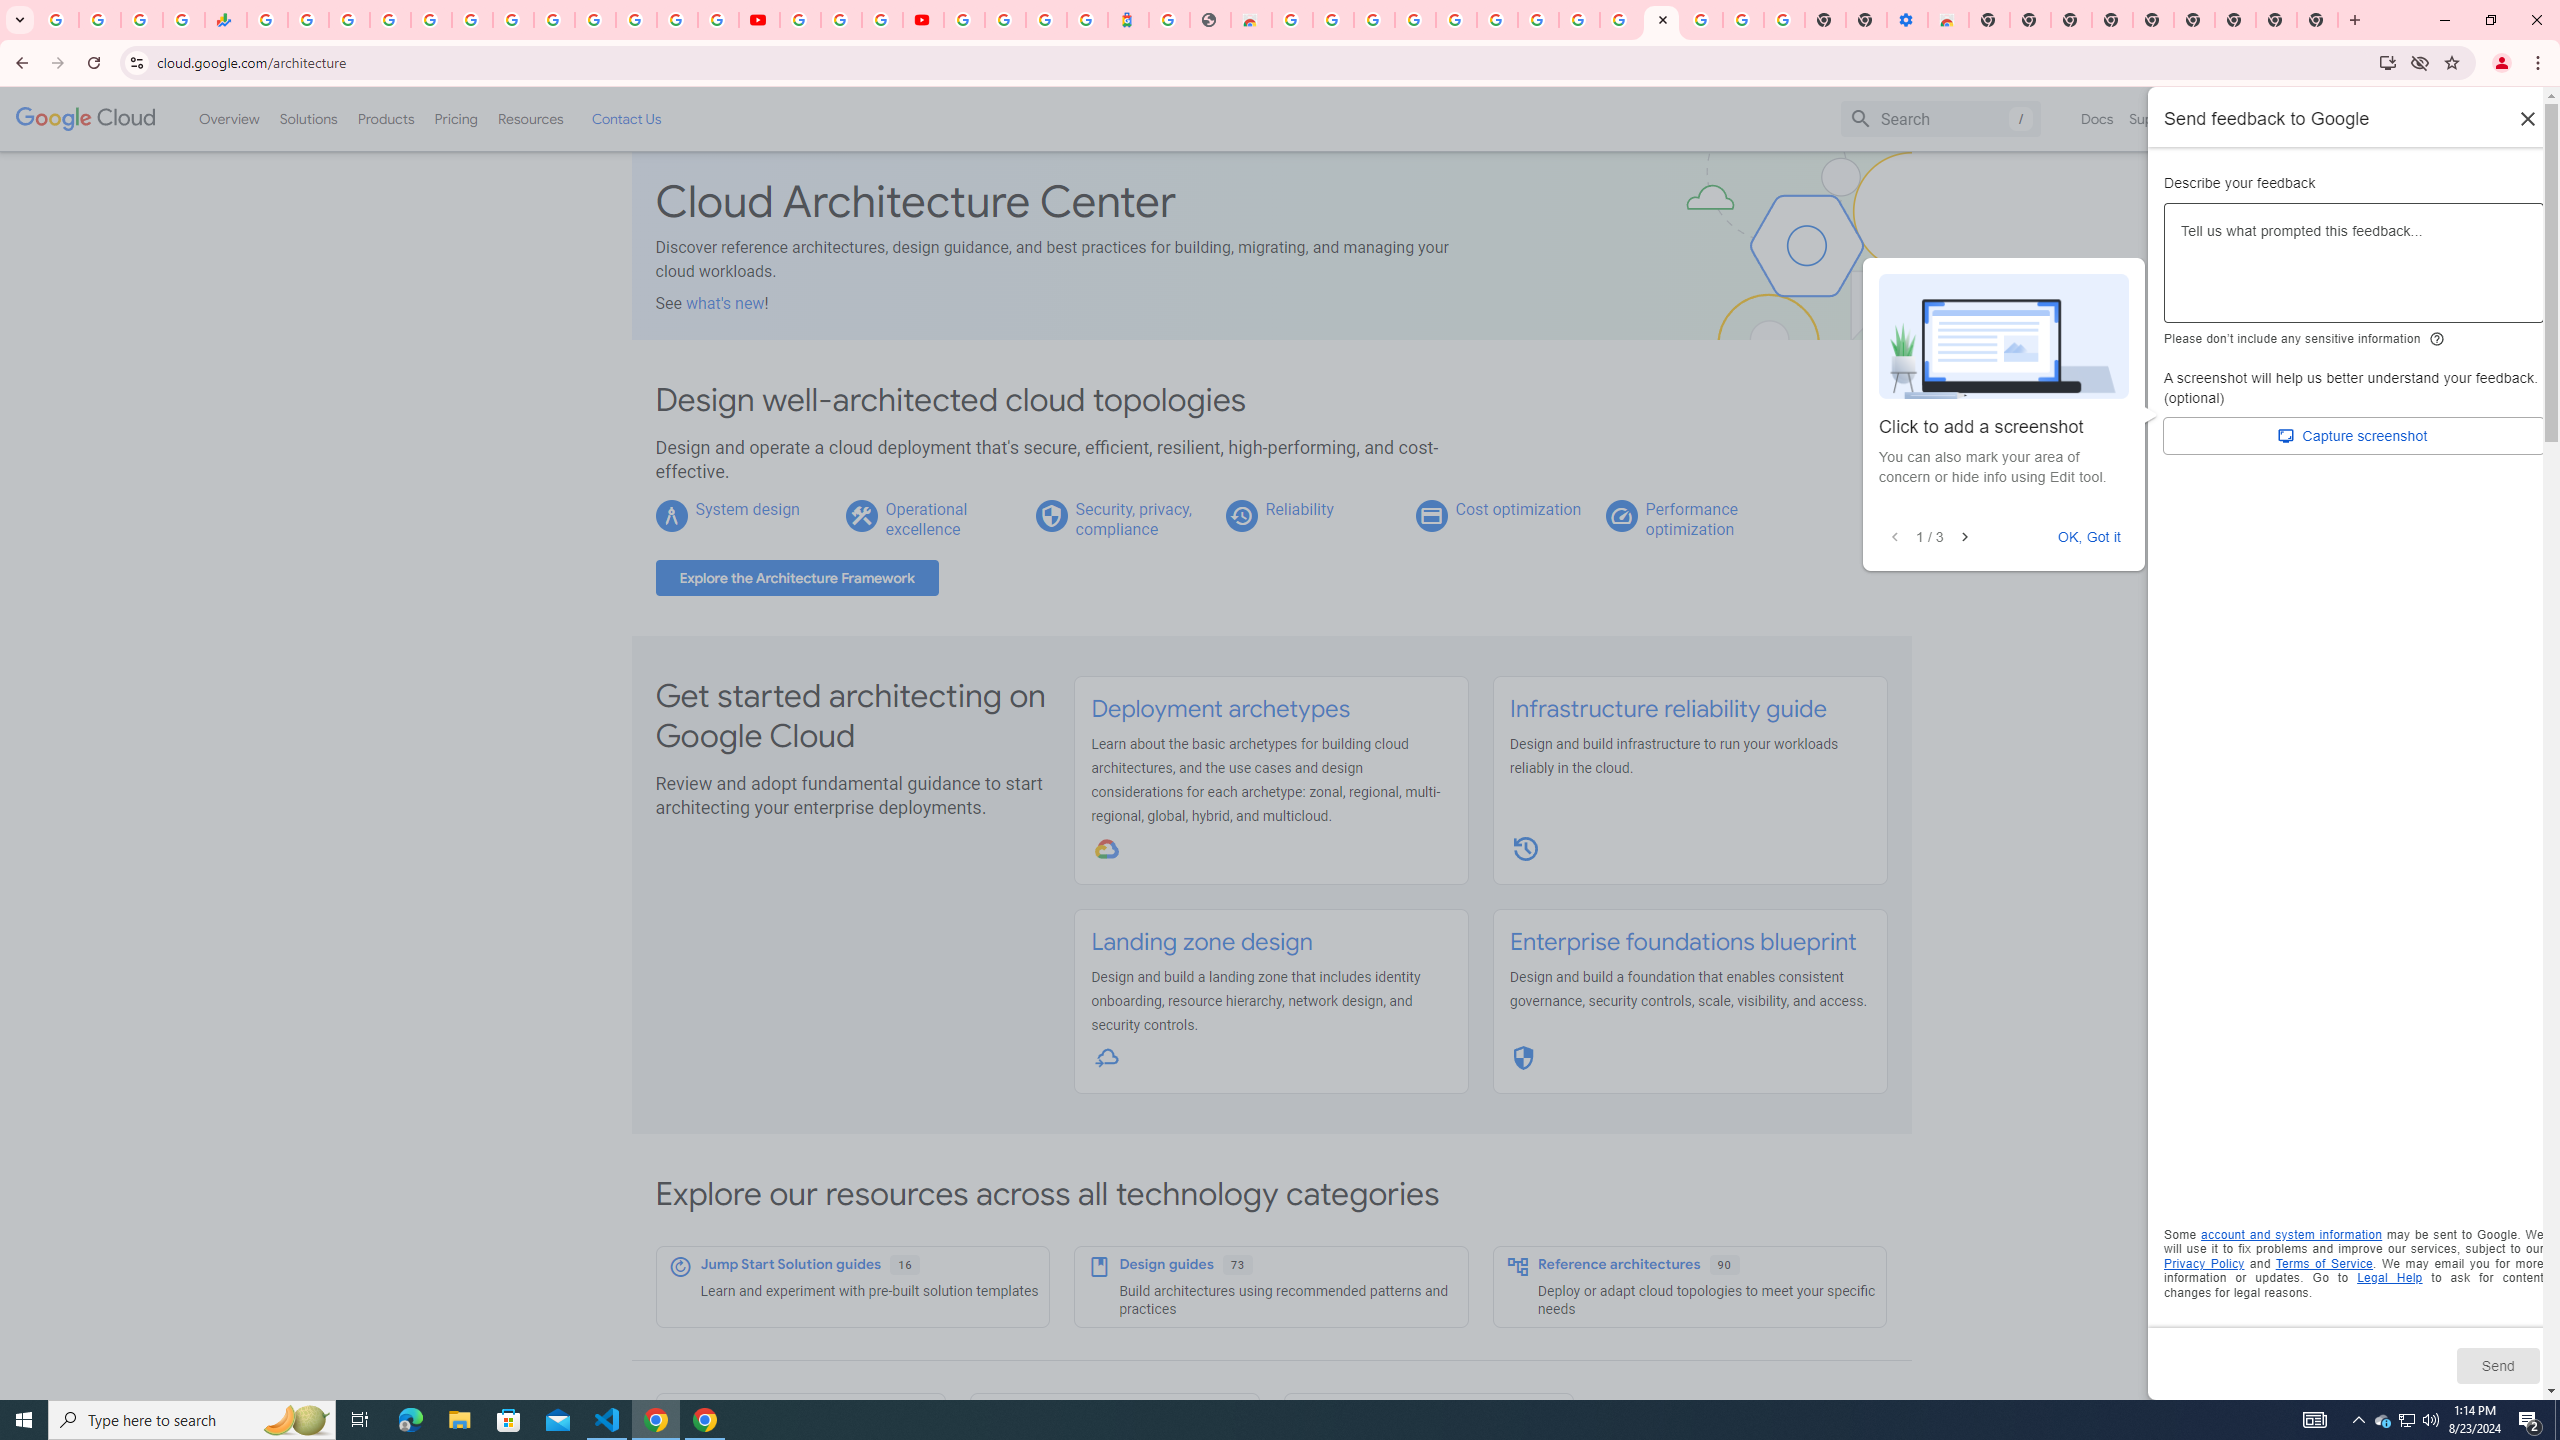  Describe the element at coordinates (1895, 536) in the screenshot. I see `'Previous'` at that location.